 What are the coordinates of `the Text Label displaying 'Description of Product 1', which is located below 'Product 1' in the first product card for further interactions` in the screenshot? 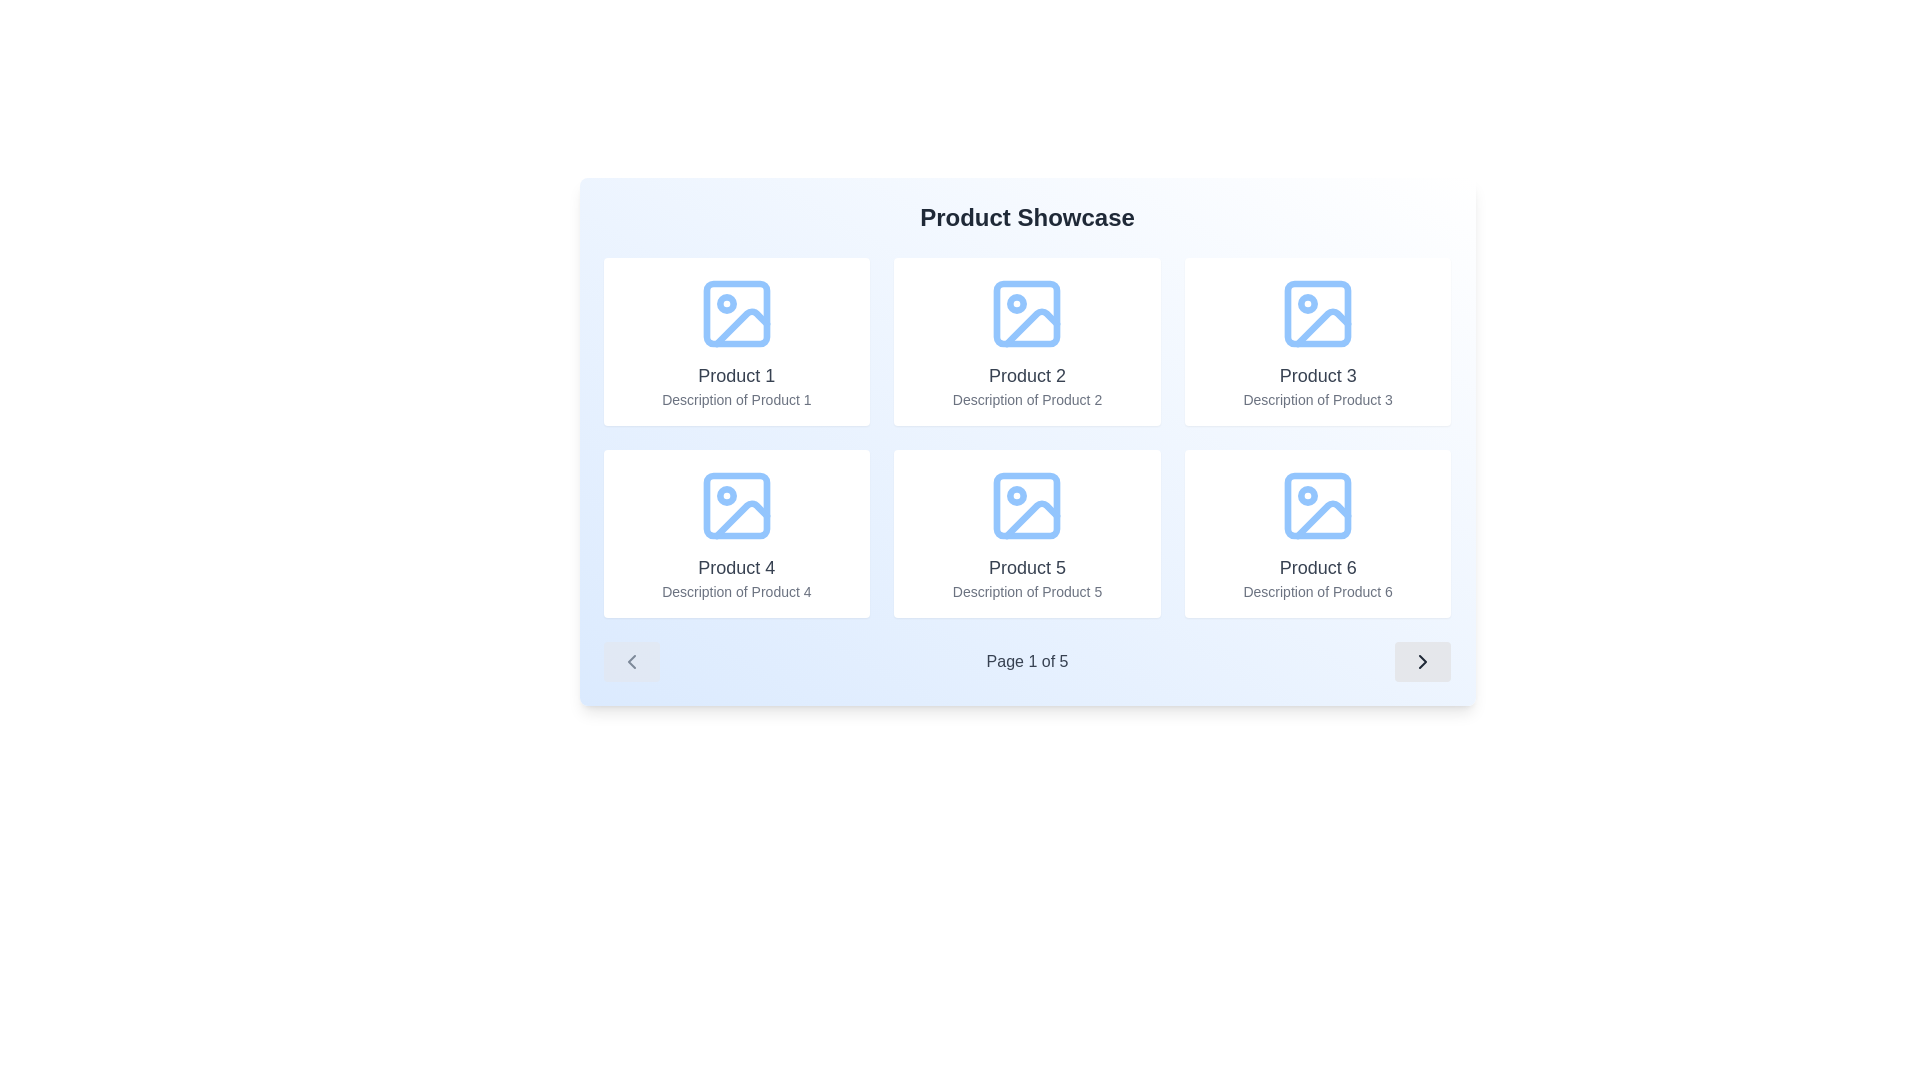 It's located at (735, 400).